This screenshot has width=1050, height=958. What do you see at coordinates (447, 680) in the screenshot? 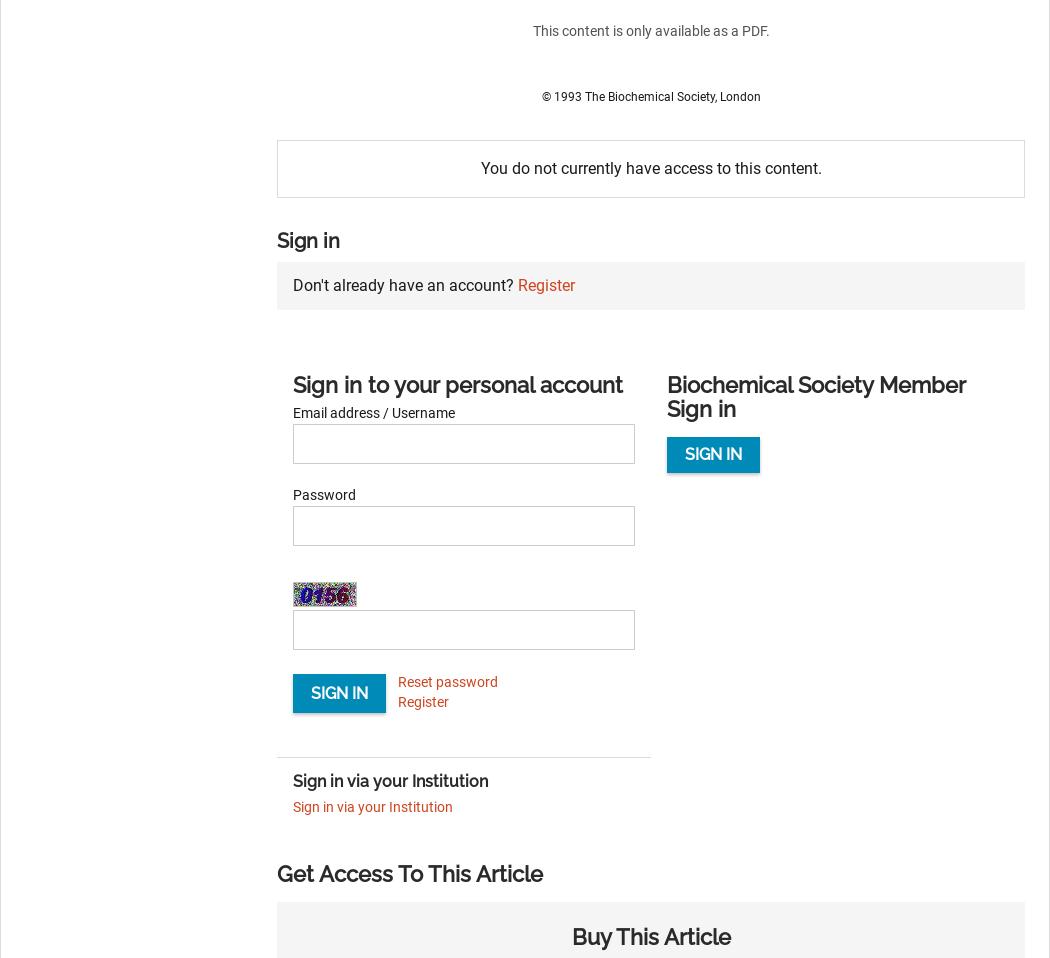
I see `'Reset password'` at bounding box center [447, 680].